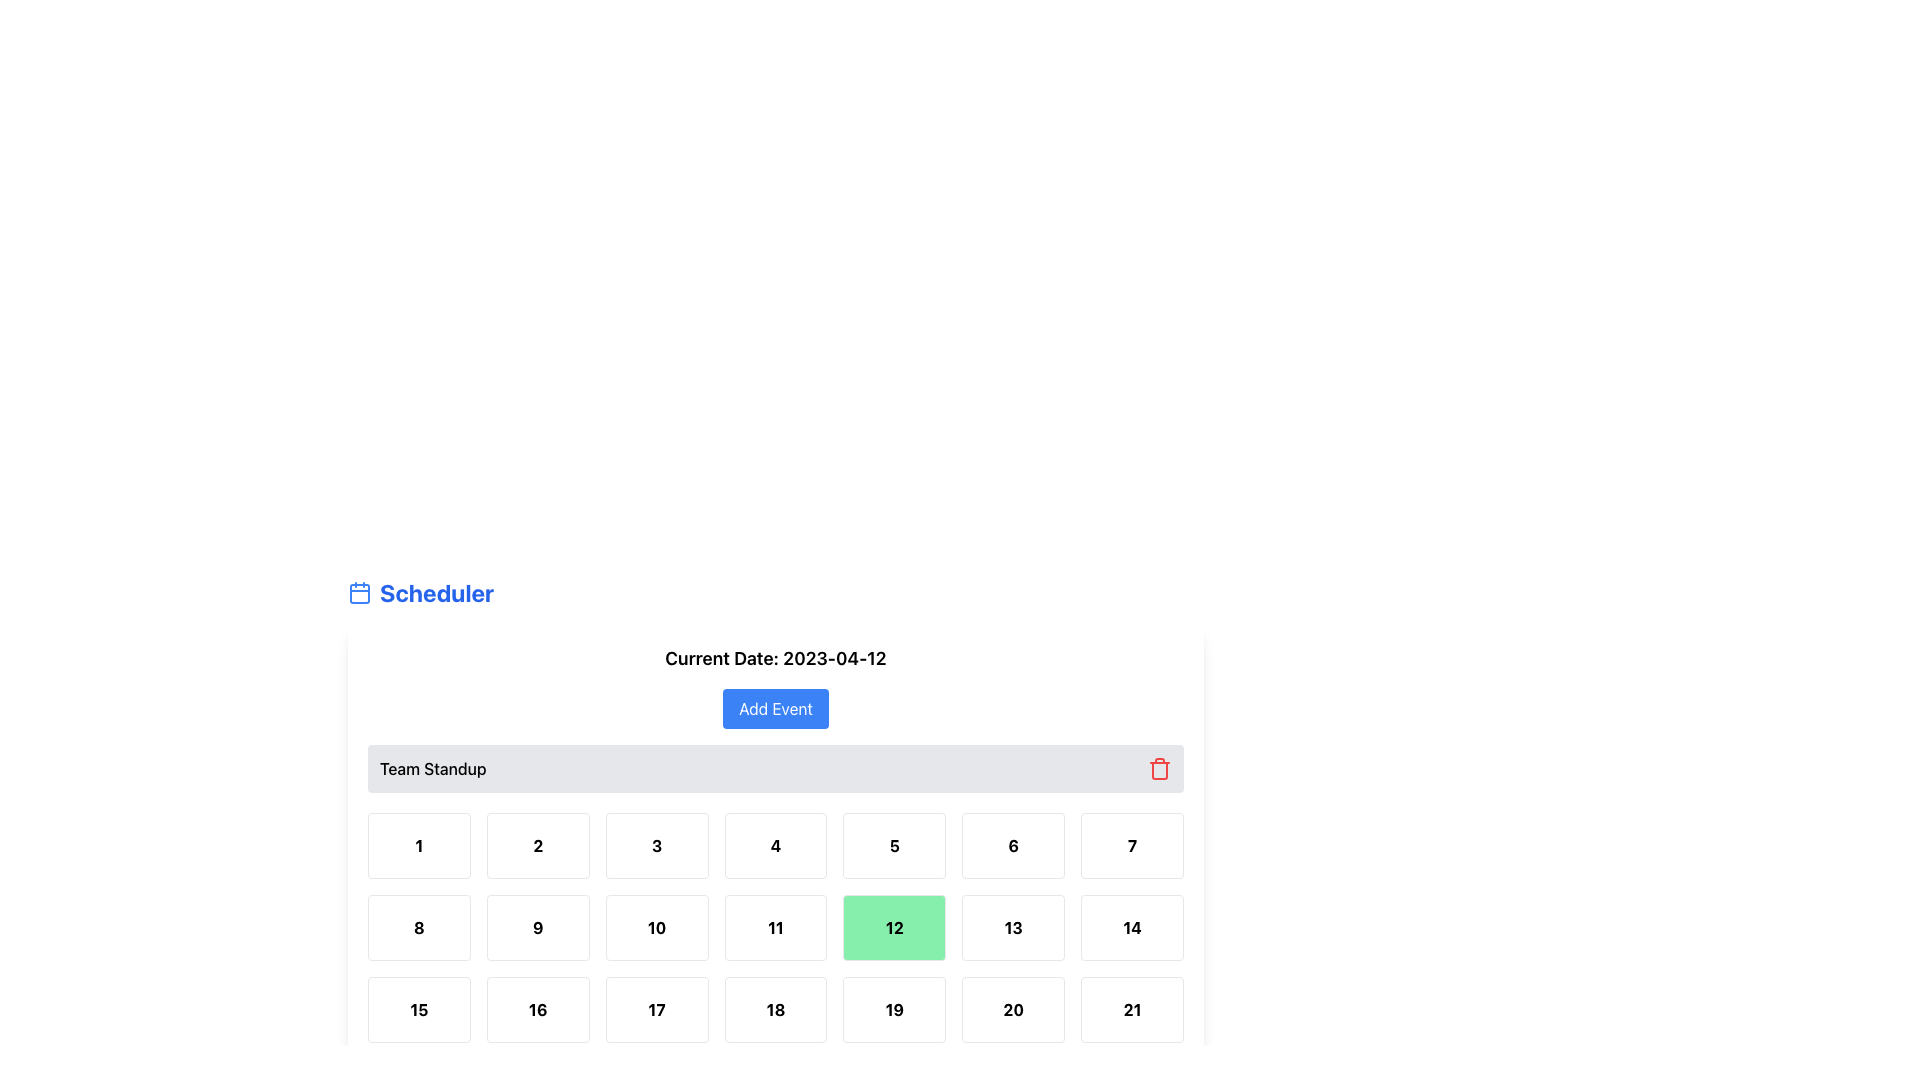 This screenshot has height=1080, width=1920. Describe the element at coordinates (1132, 1010) in the screenshot. I see `the rectangular button with a white background and black bold '21' text, located in the last column of the third row of the 'Team Standup' section` at that location.